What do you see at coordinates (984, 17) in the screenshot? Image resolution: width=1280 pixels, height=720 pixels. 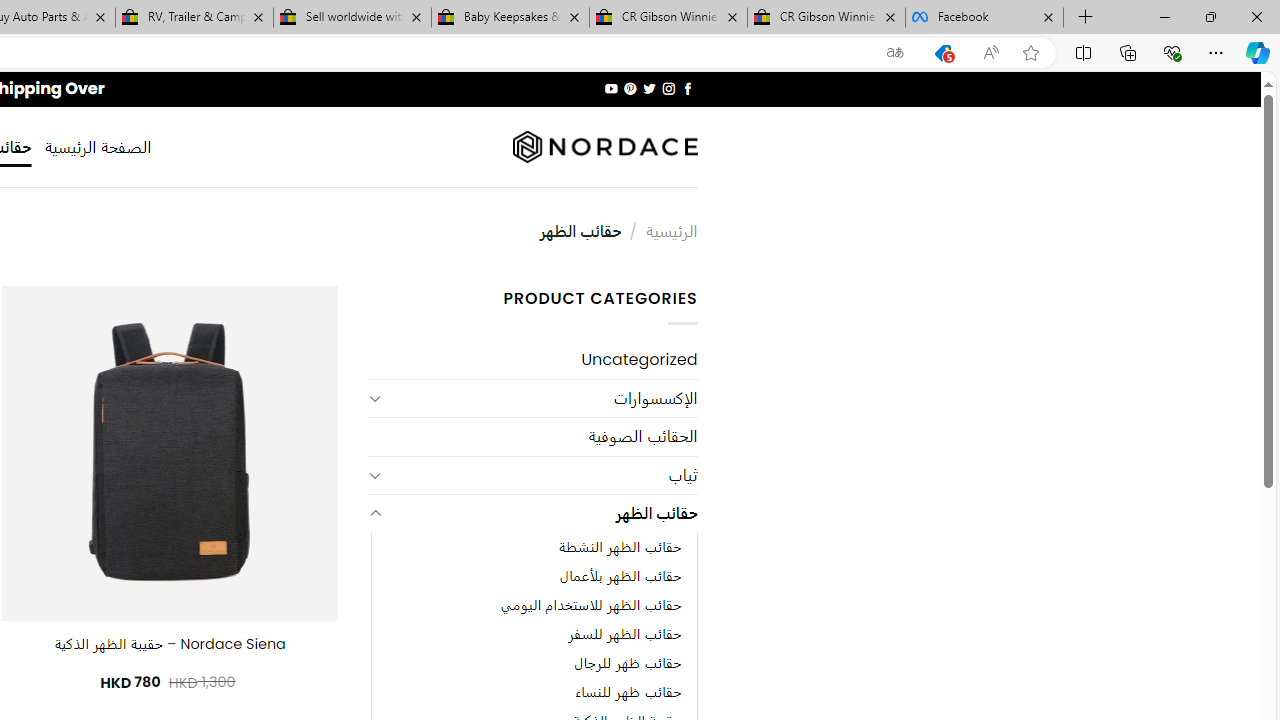 I see `'Facebook'` at bounding box center [984, 17].